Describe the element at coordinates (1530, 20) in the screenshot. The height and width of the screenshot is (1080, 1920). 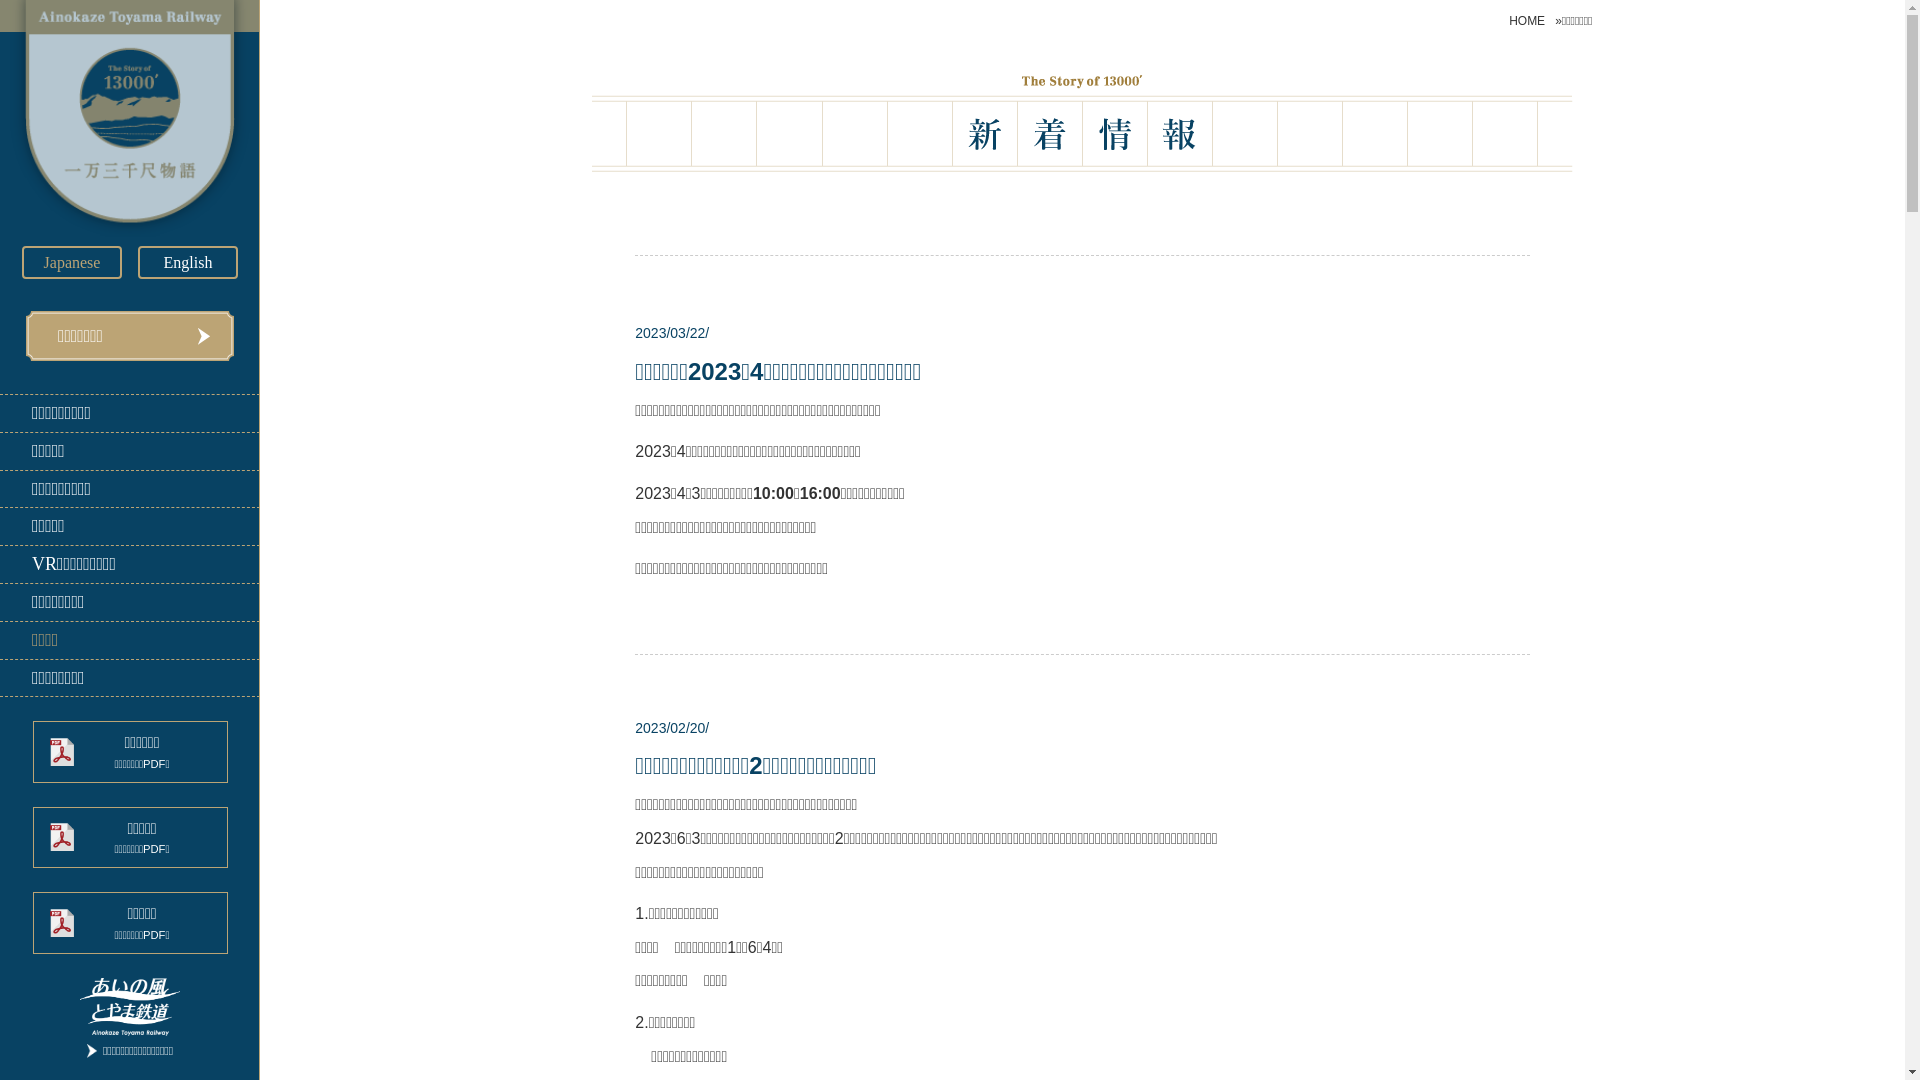
I see `'HOME'` at that location.